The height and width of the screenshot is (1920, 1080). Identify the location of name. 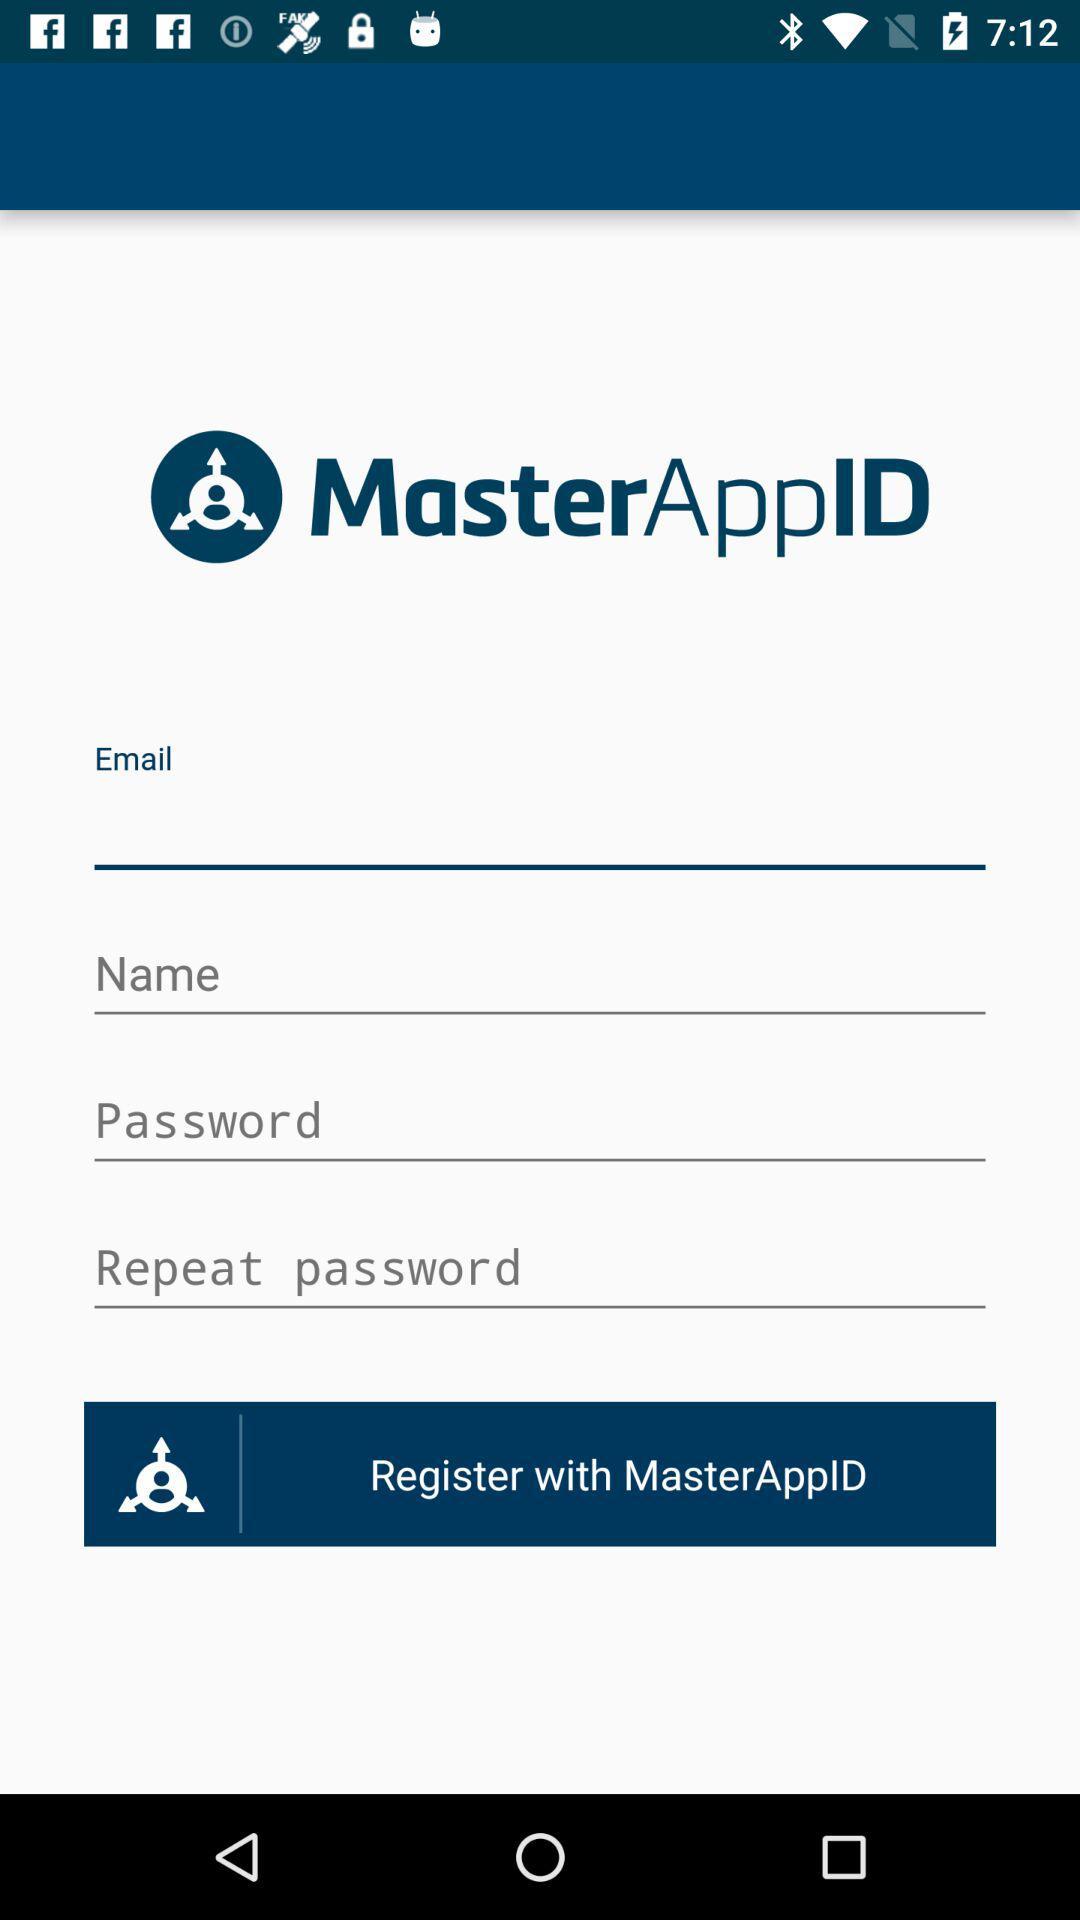
(540, 975).